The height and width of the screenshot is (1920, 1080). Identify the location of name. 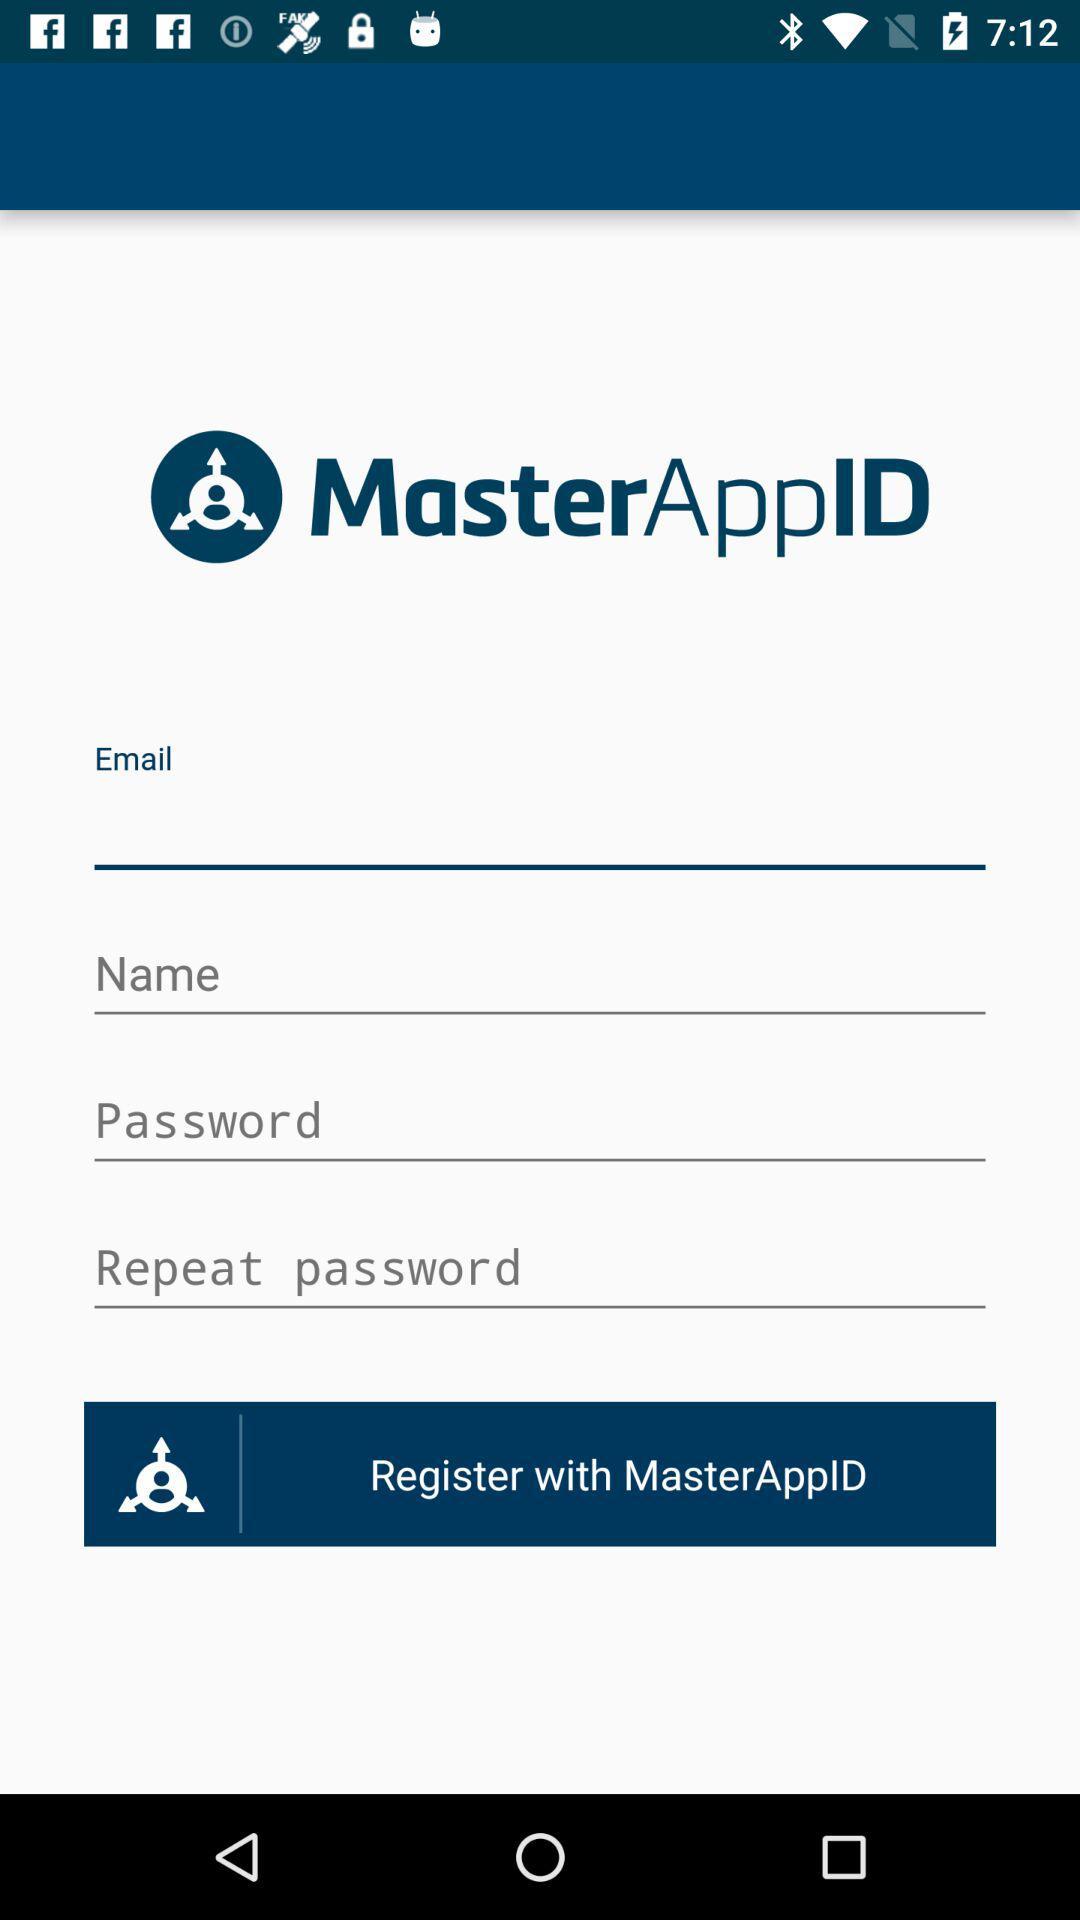
(540, 975).